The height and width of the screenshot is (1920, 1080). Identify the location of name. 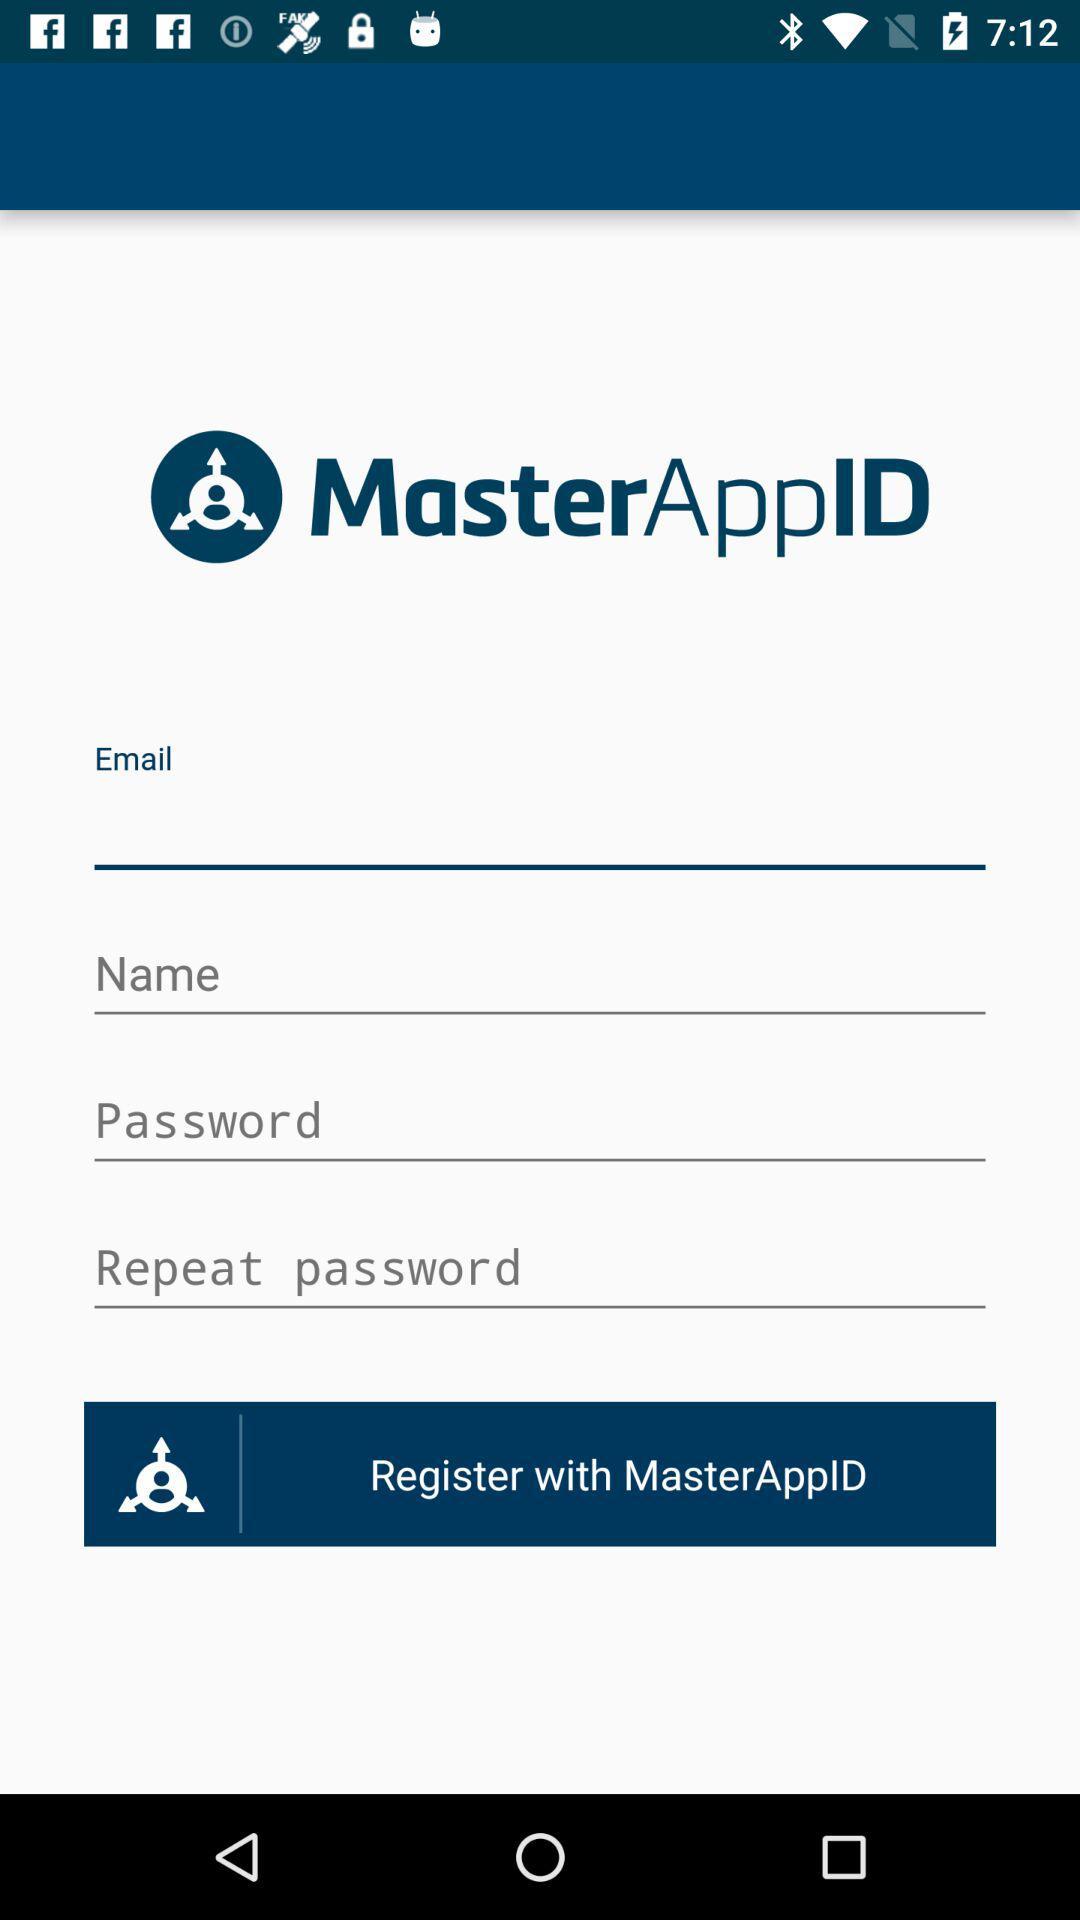
(540, 975).